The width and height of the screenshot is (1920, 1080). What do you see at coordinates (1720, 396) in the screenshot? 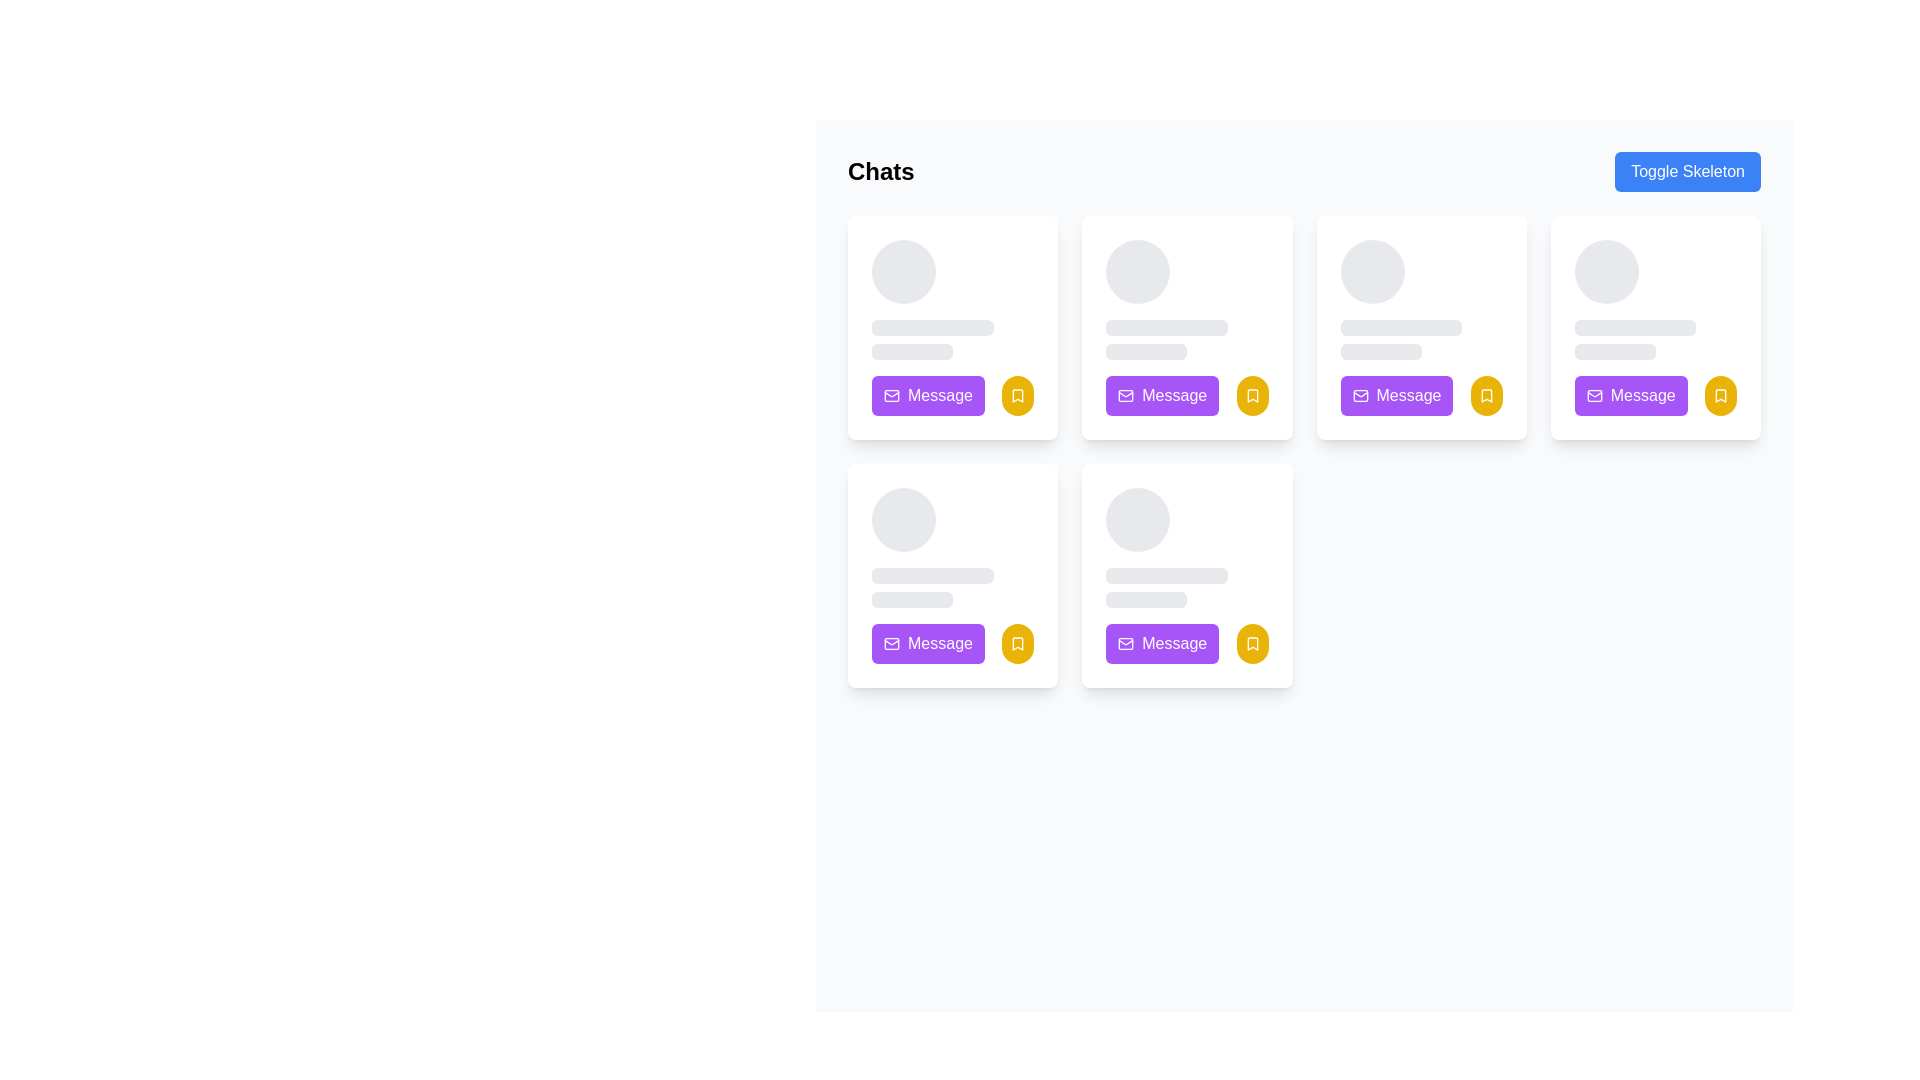
I see `the bookmarking button located in the last column of the top row of the grid layout, which is positioned immediately to the right of the purple 'Message' button` at bounding box center [1720, 396].